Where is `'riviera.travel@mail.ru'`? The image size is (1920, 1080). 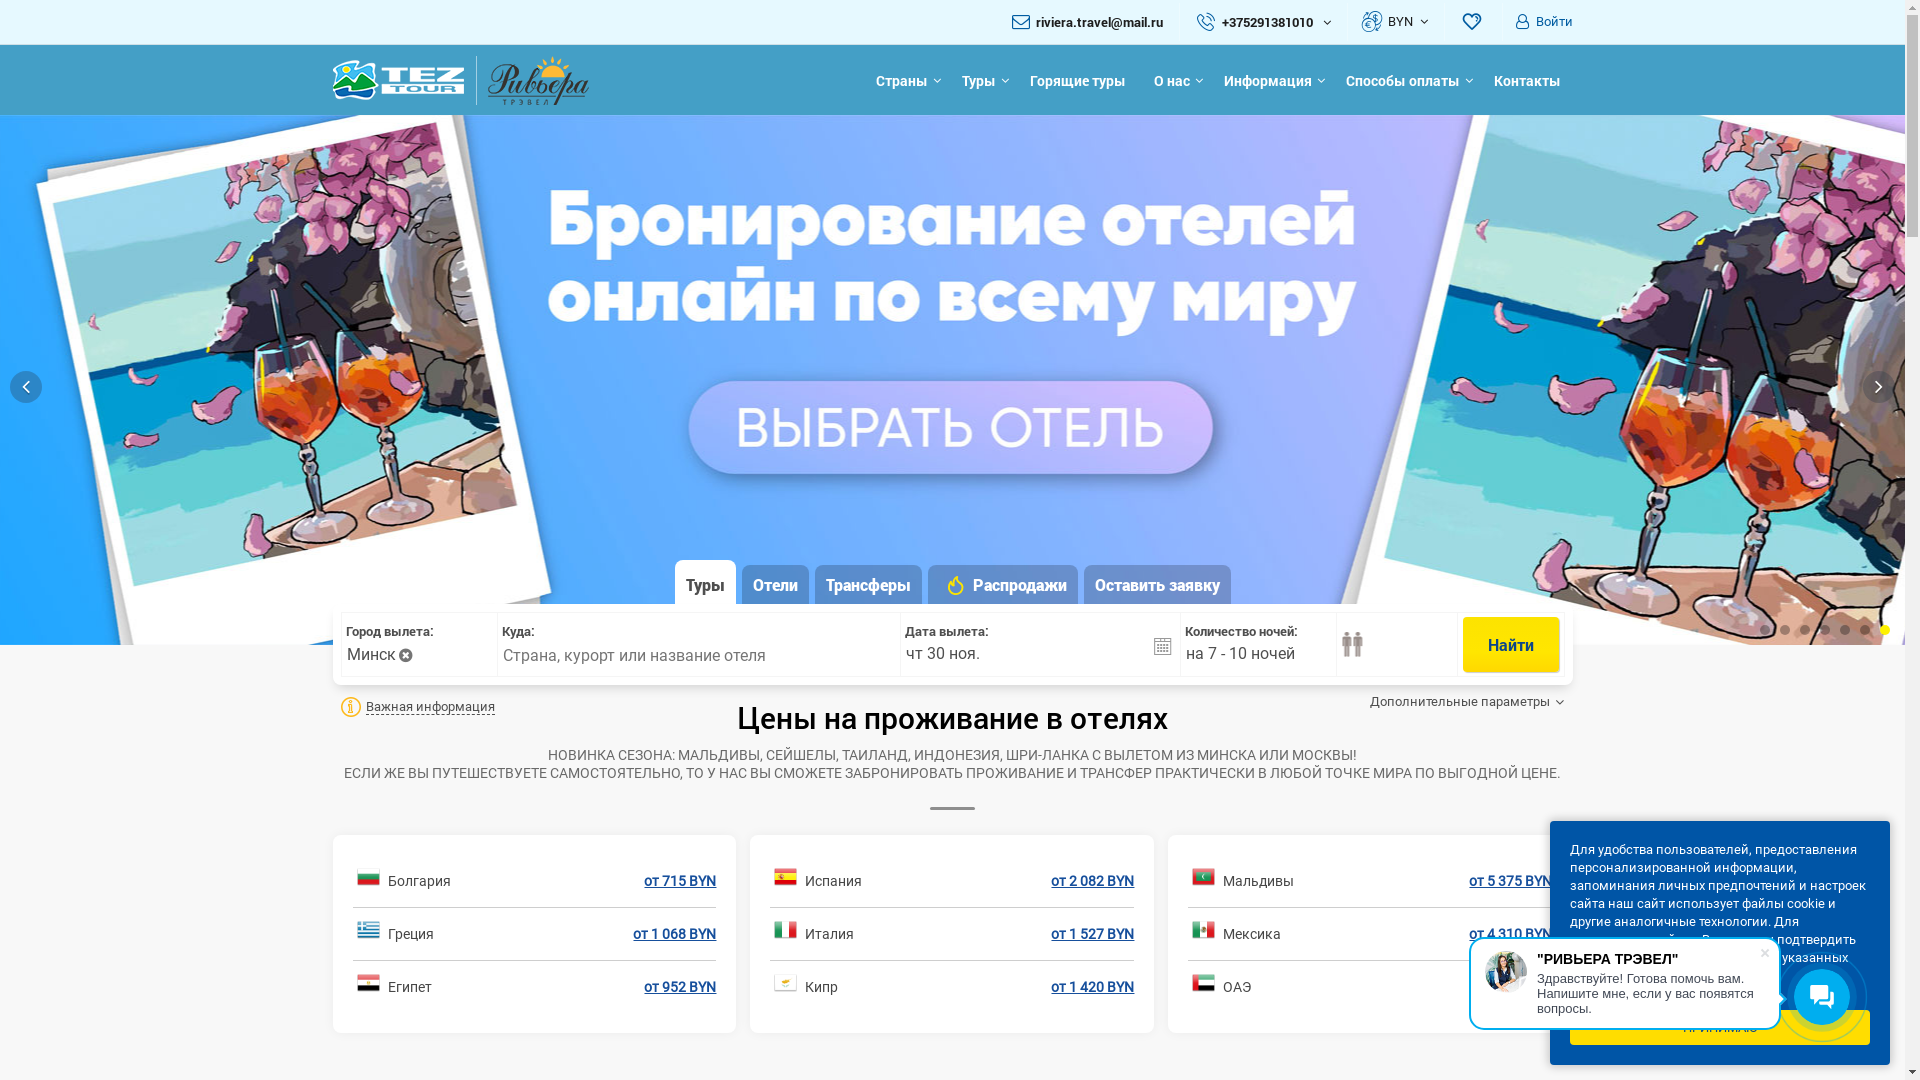 'riviera.travel@mail.ru' is located at coordinates (1098, 22).